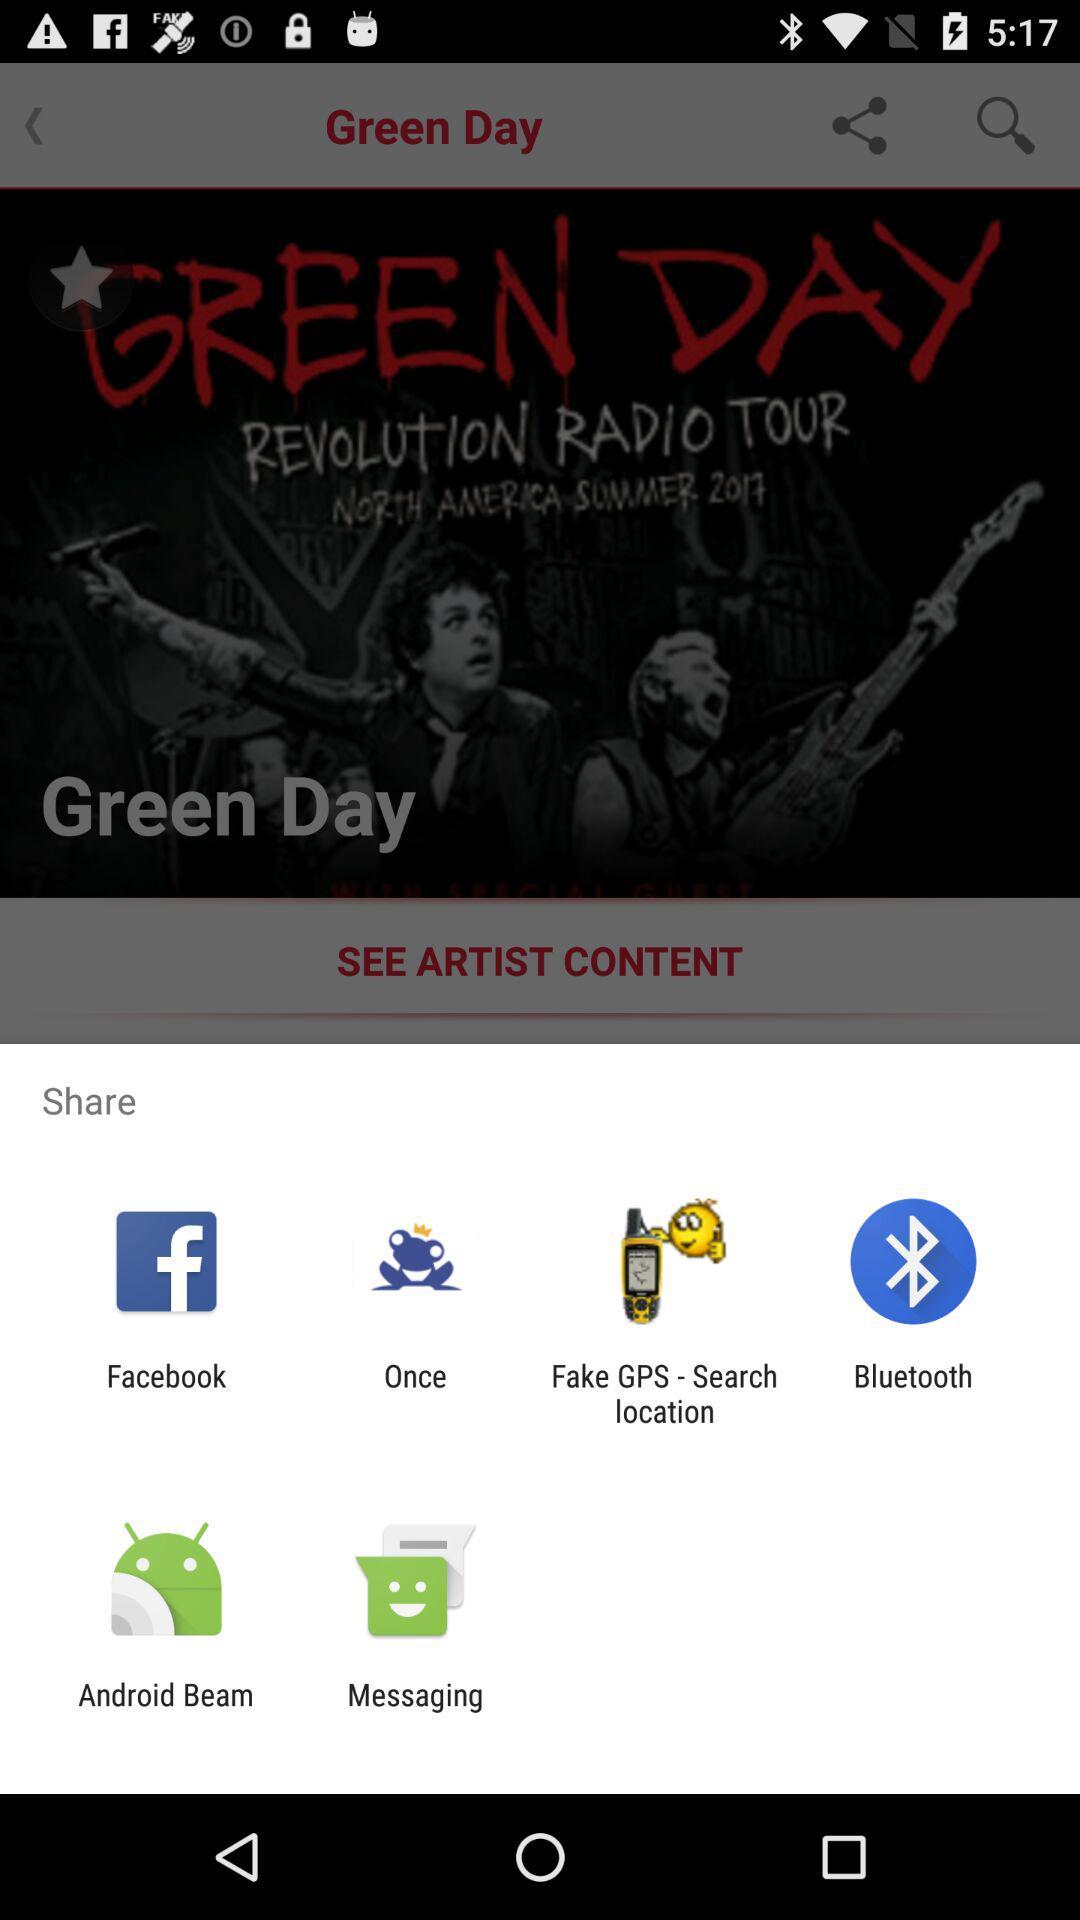 This screenshot has height=1920, width=1080. Describe the element at coordinates (165, 1711) in the screenshot. I see `the android beam app` at that location.